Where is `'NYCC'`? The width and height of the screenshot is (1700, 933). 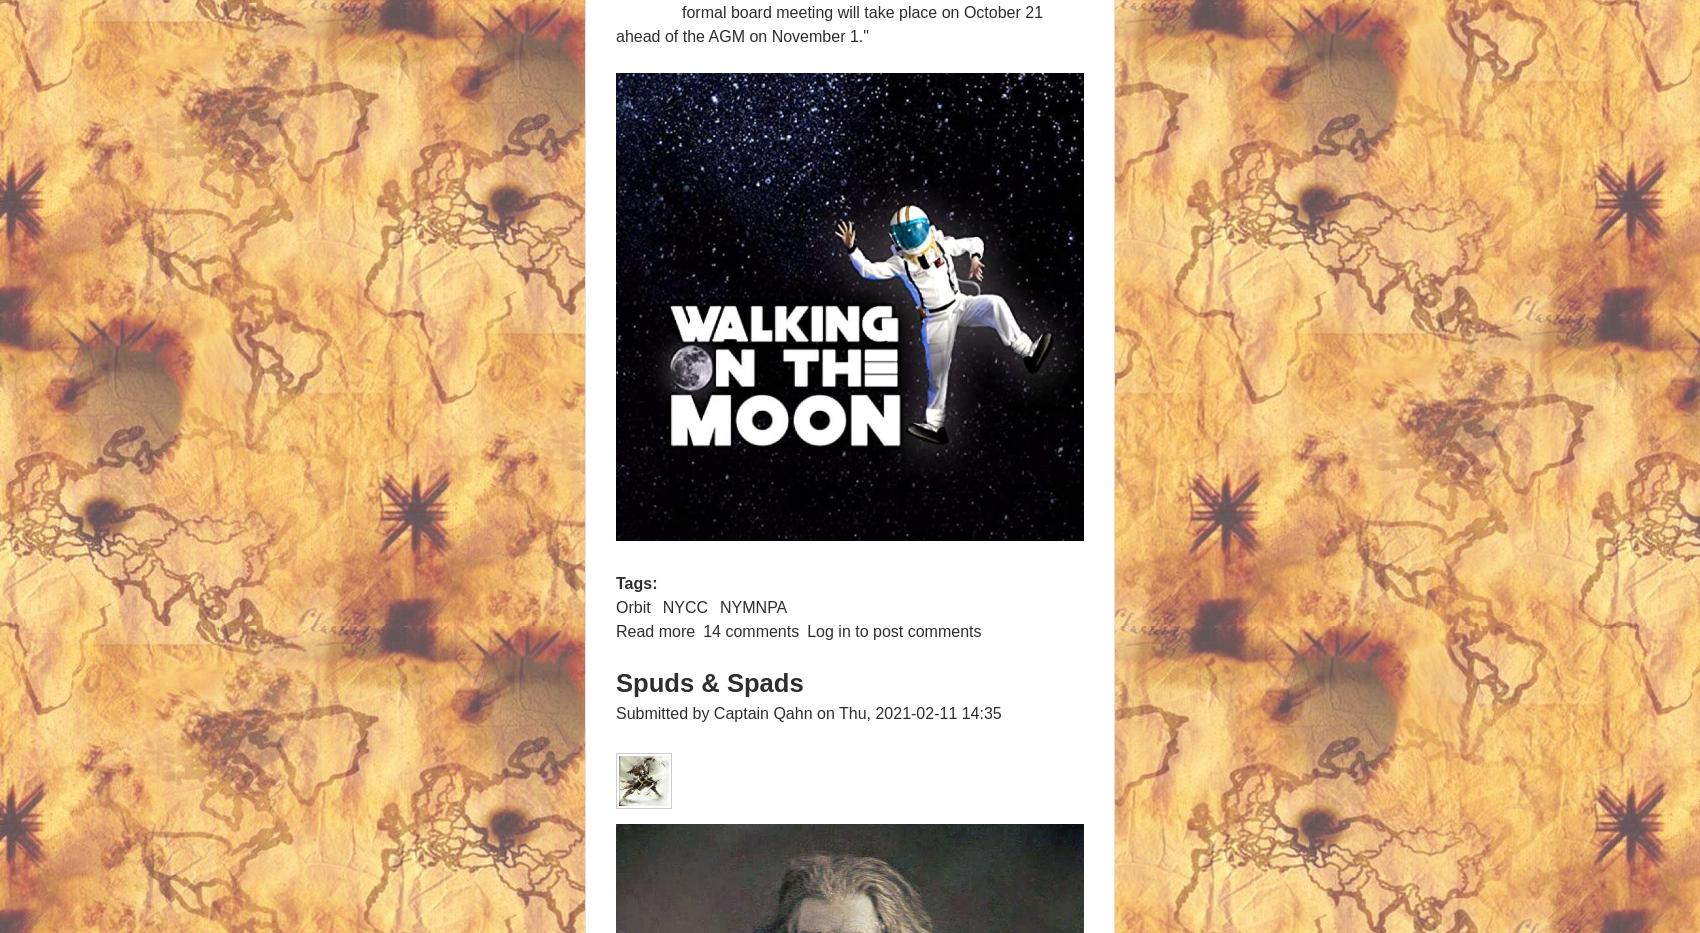 'NYCC' is located at coordinates (684, 606).